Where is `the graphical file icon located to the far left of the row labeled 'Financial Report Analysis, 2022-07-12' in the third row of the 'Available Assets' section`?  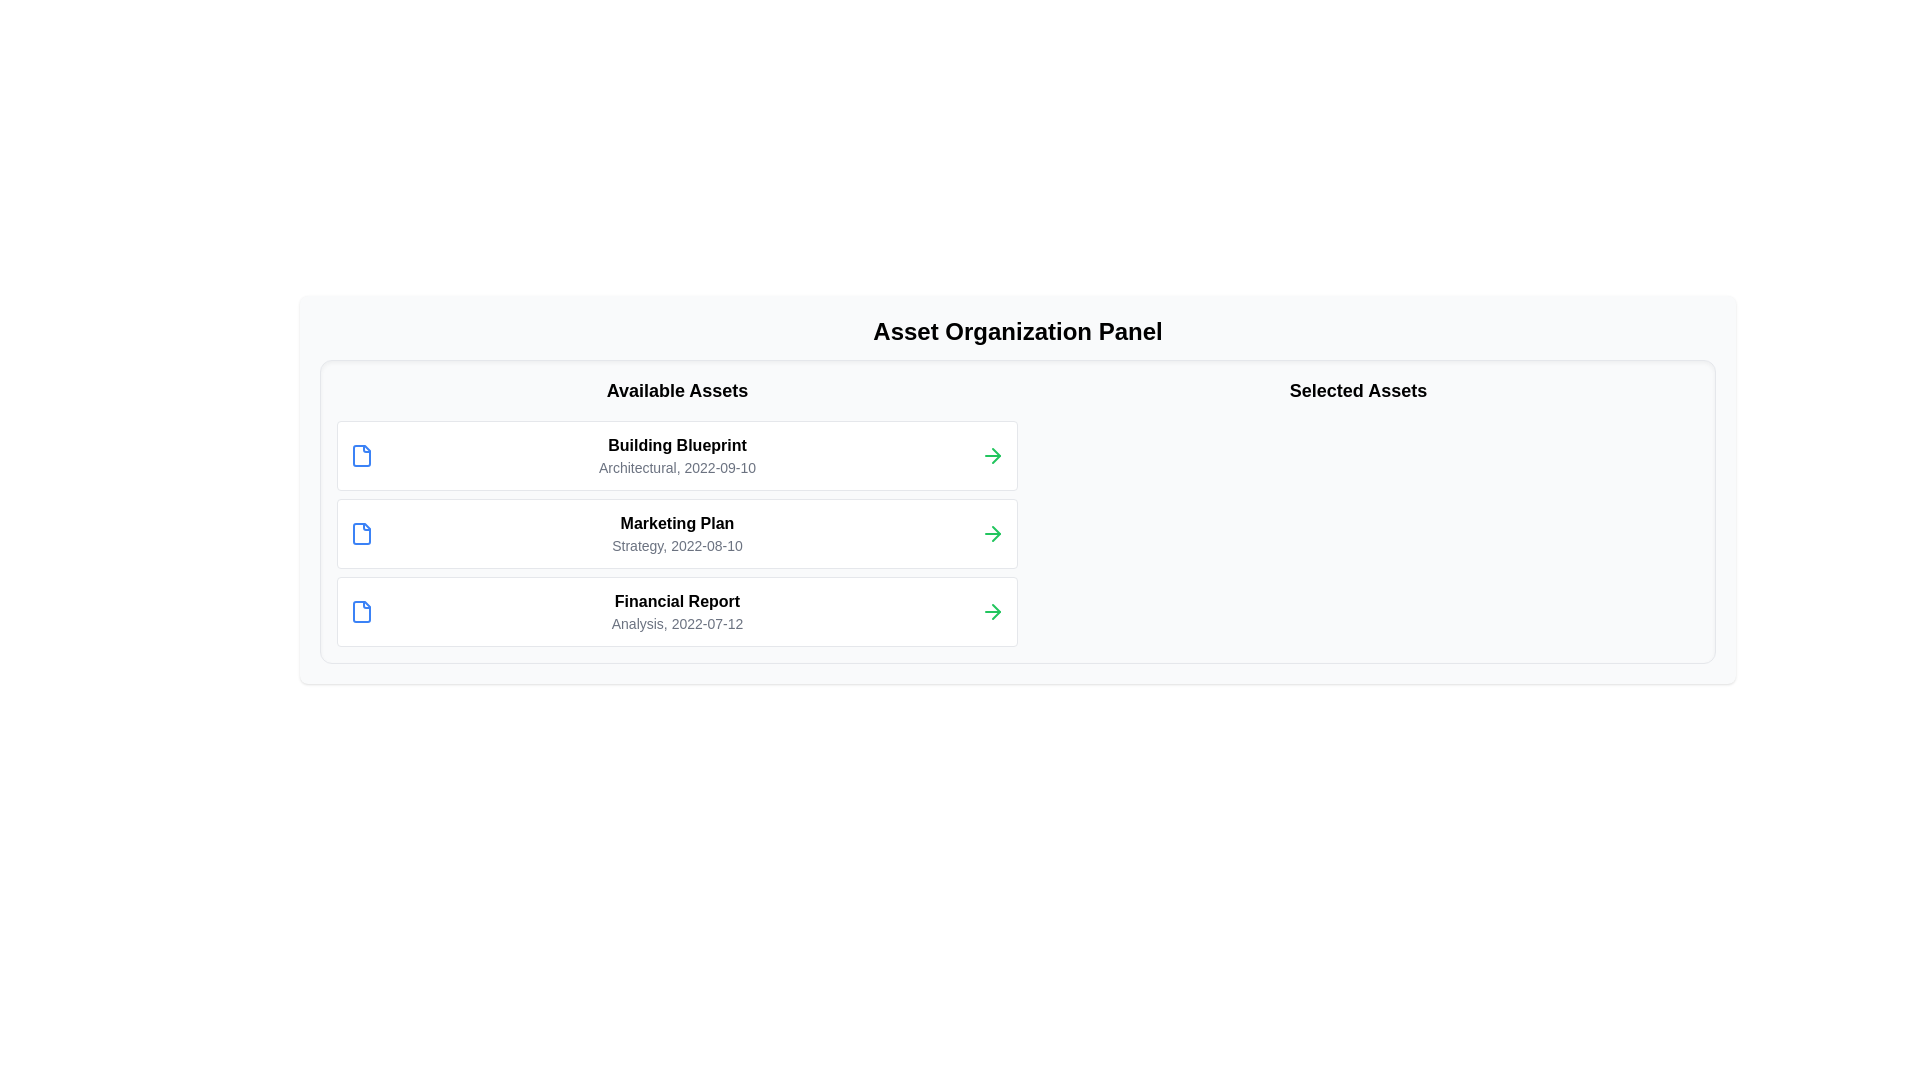 the graphical file icon located to the far left of the row labeled 'Financial Report Analysis, 2022-07-12' in the third row of the 'Available Assets' section is located at coordinates (361, 611).